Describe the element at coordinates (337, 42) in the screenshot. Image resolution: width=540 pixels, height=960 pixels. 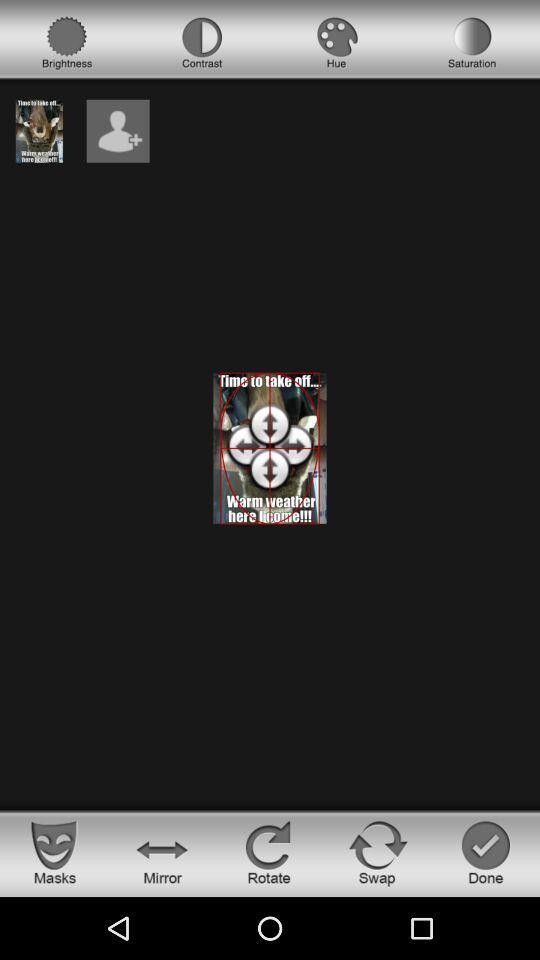
I see `choose hue option` at that location.